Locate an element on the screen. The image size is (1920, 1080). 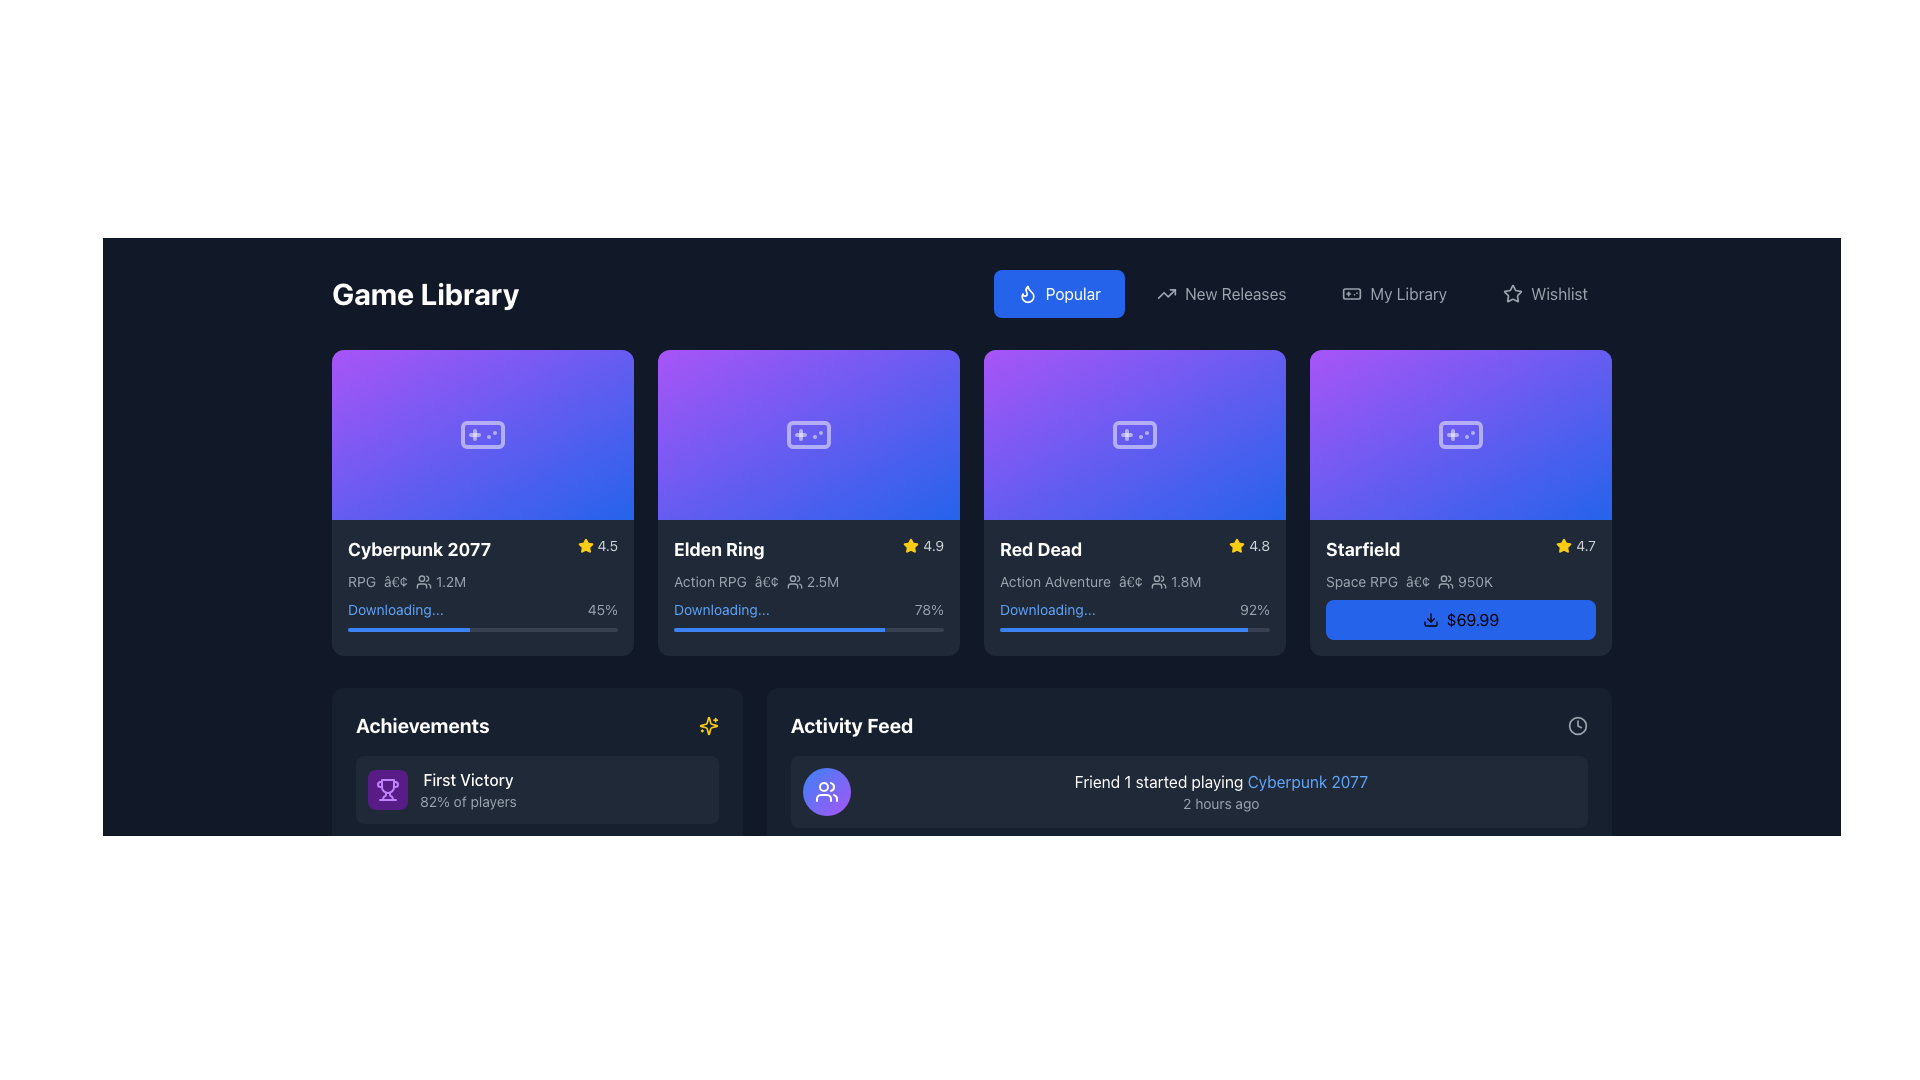
the graphical flame icon located inside the 'Popular' selection button, positioned to the left of the text label 'Popular' is located at coordinates (1027, 294).